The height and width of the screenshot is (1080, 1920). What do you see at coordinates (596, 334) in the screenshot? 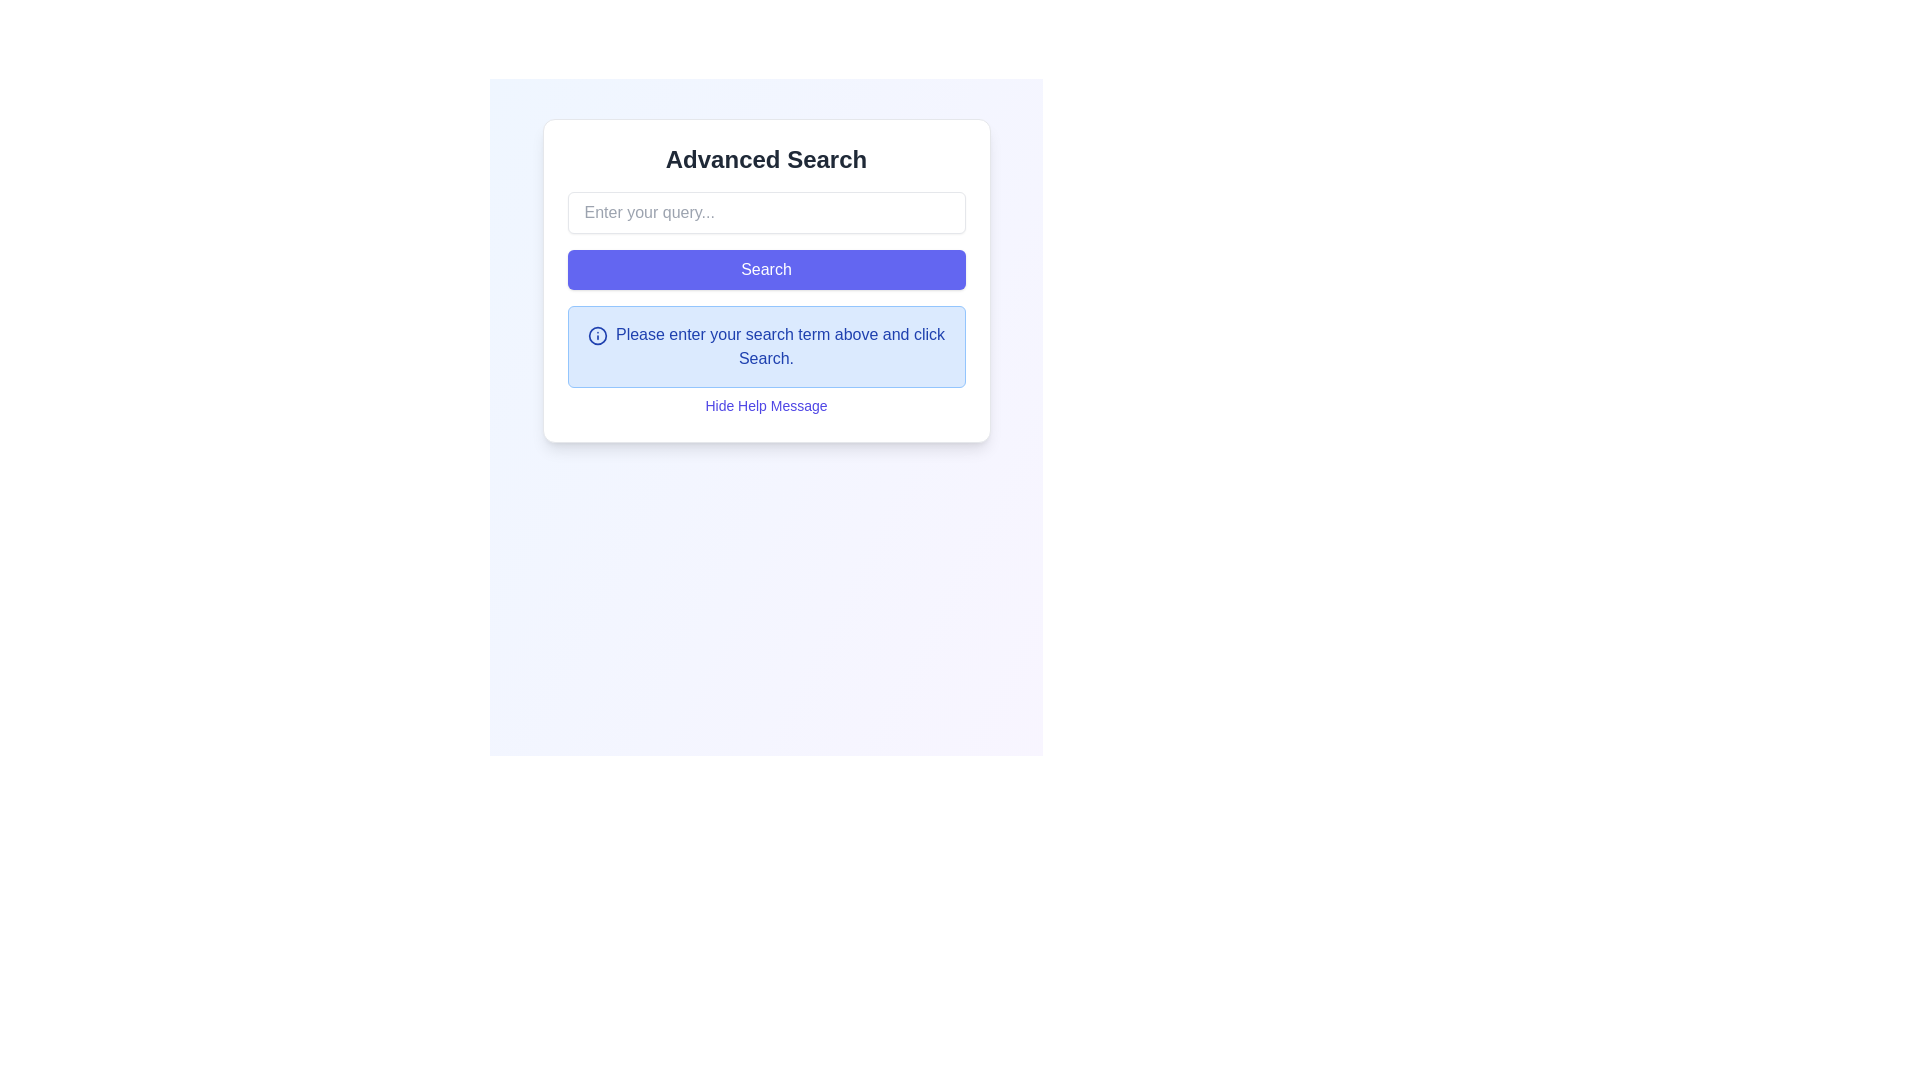
I see `the circular 'i' icon that serves as an informational indicator located on the left side of the notification box` at bounding box center [596, 334].